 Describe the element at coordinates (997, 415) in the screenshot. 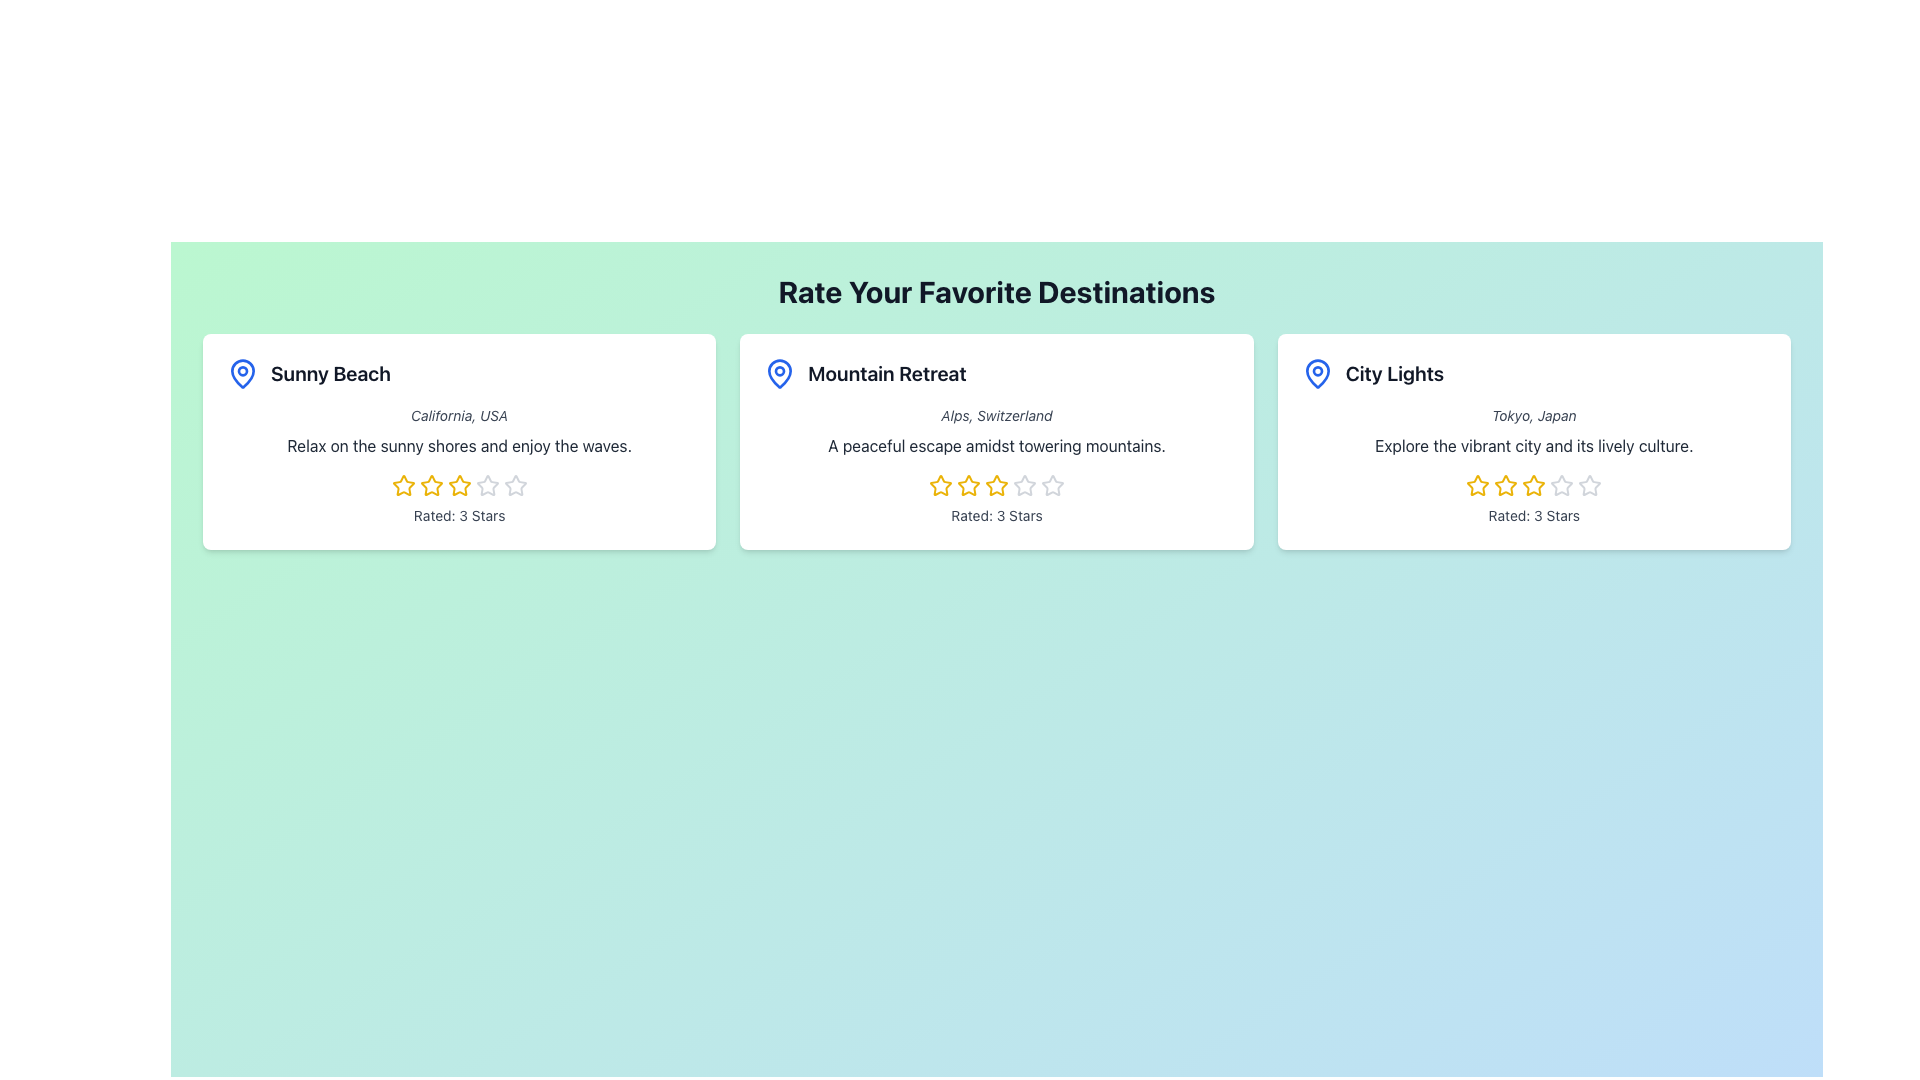

I see `text label displaying 'Alps, Switzerland' in gray color, located below the title 'Mountain Retreat' within the second card of three horizontal cards` at that location.